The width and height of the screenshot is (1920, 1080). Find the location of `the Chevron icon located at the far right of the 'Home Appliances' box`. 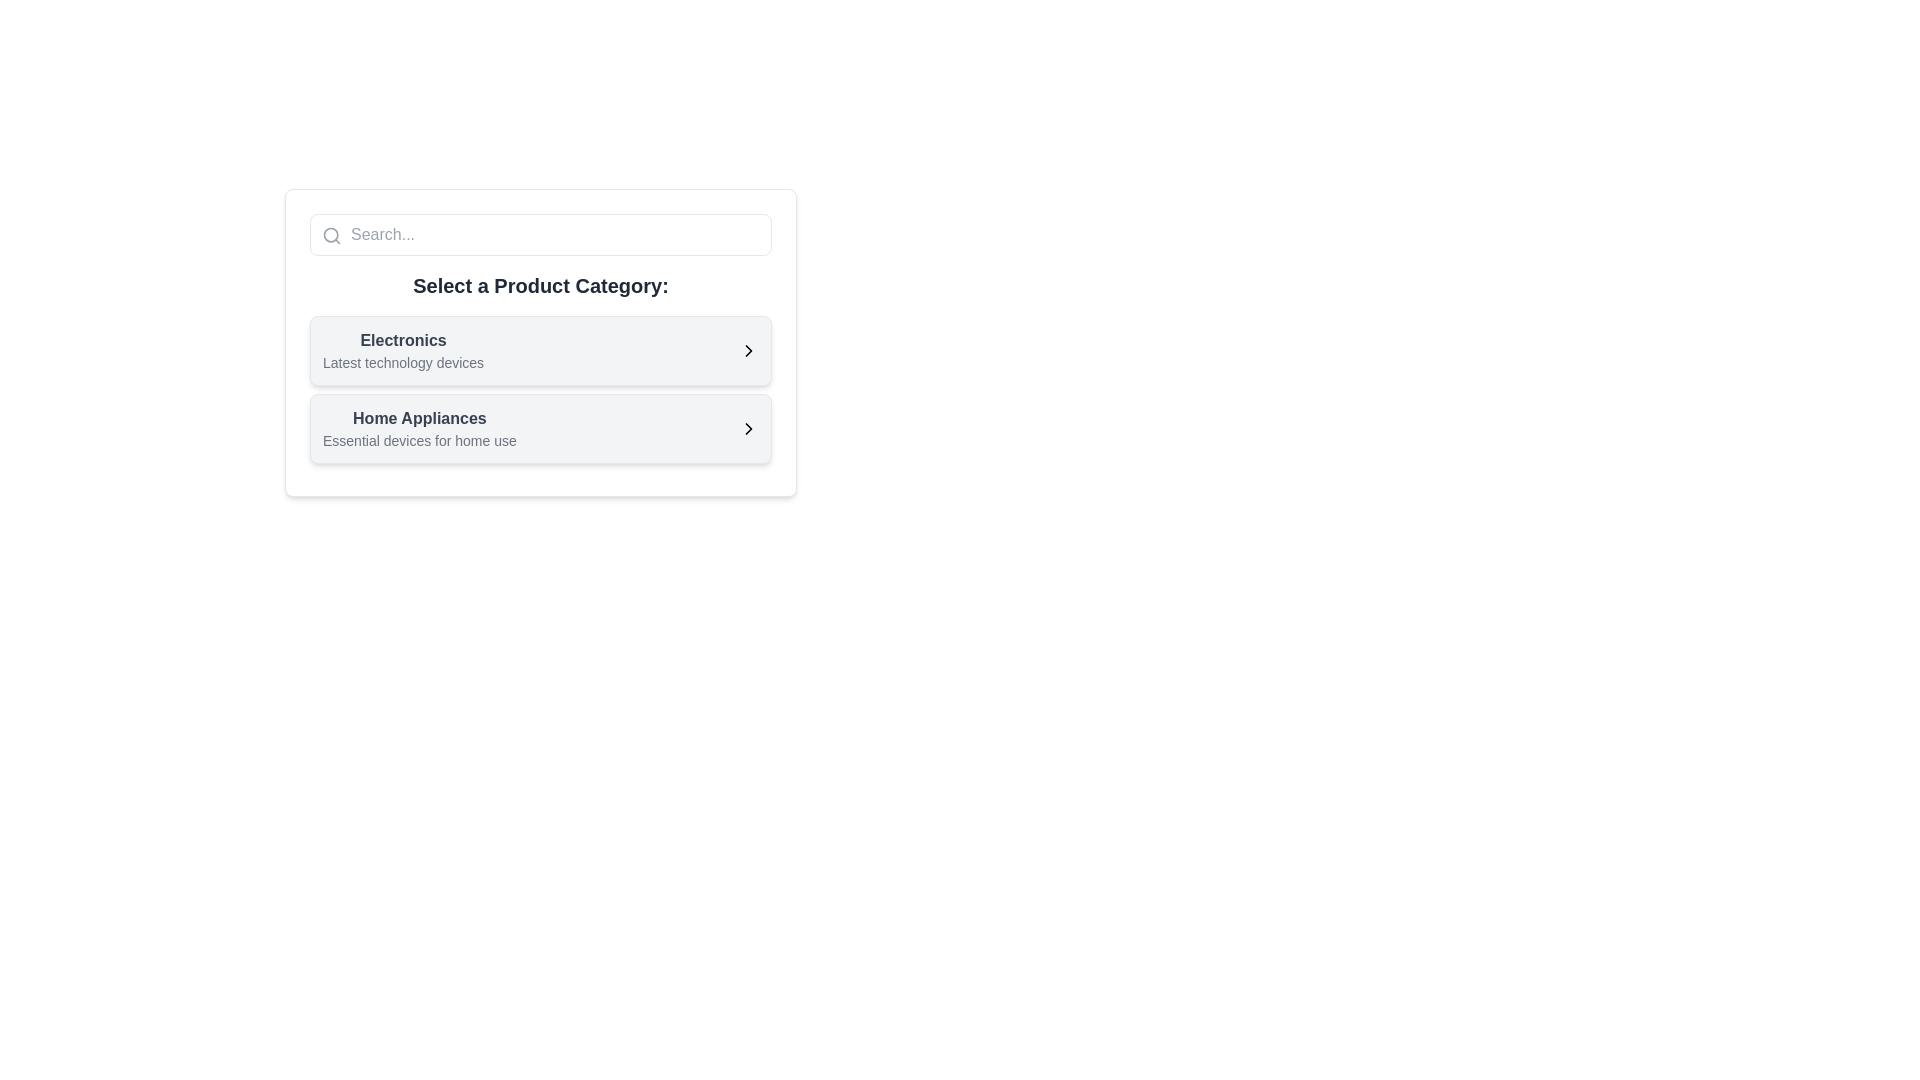

the Chevron icon located at the far right of the 'Home Appliances' box is located at coordinates (747, 427).